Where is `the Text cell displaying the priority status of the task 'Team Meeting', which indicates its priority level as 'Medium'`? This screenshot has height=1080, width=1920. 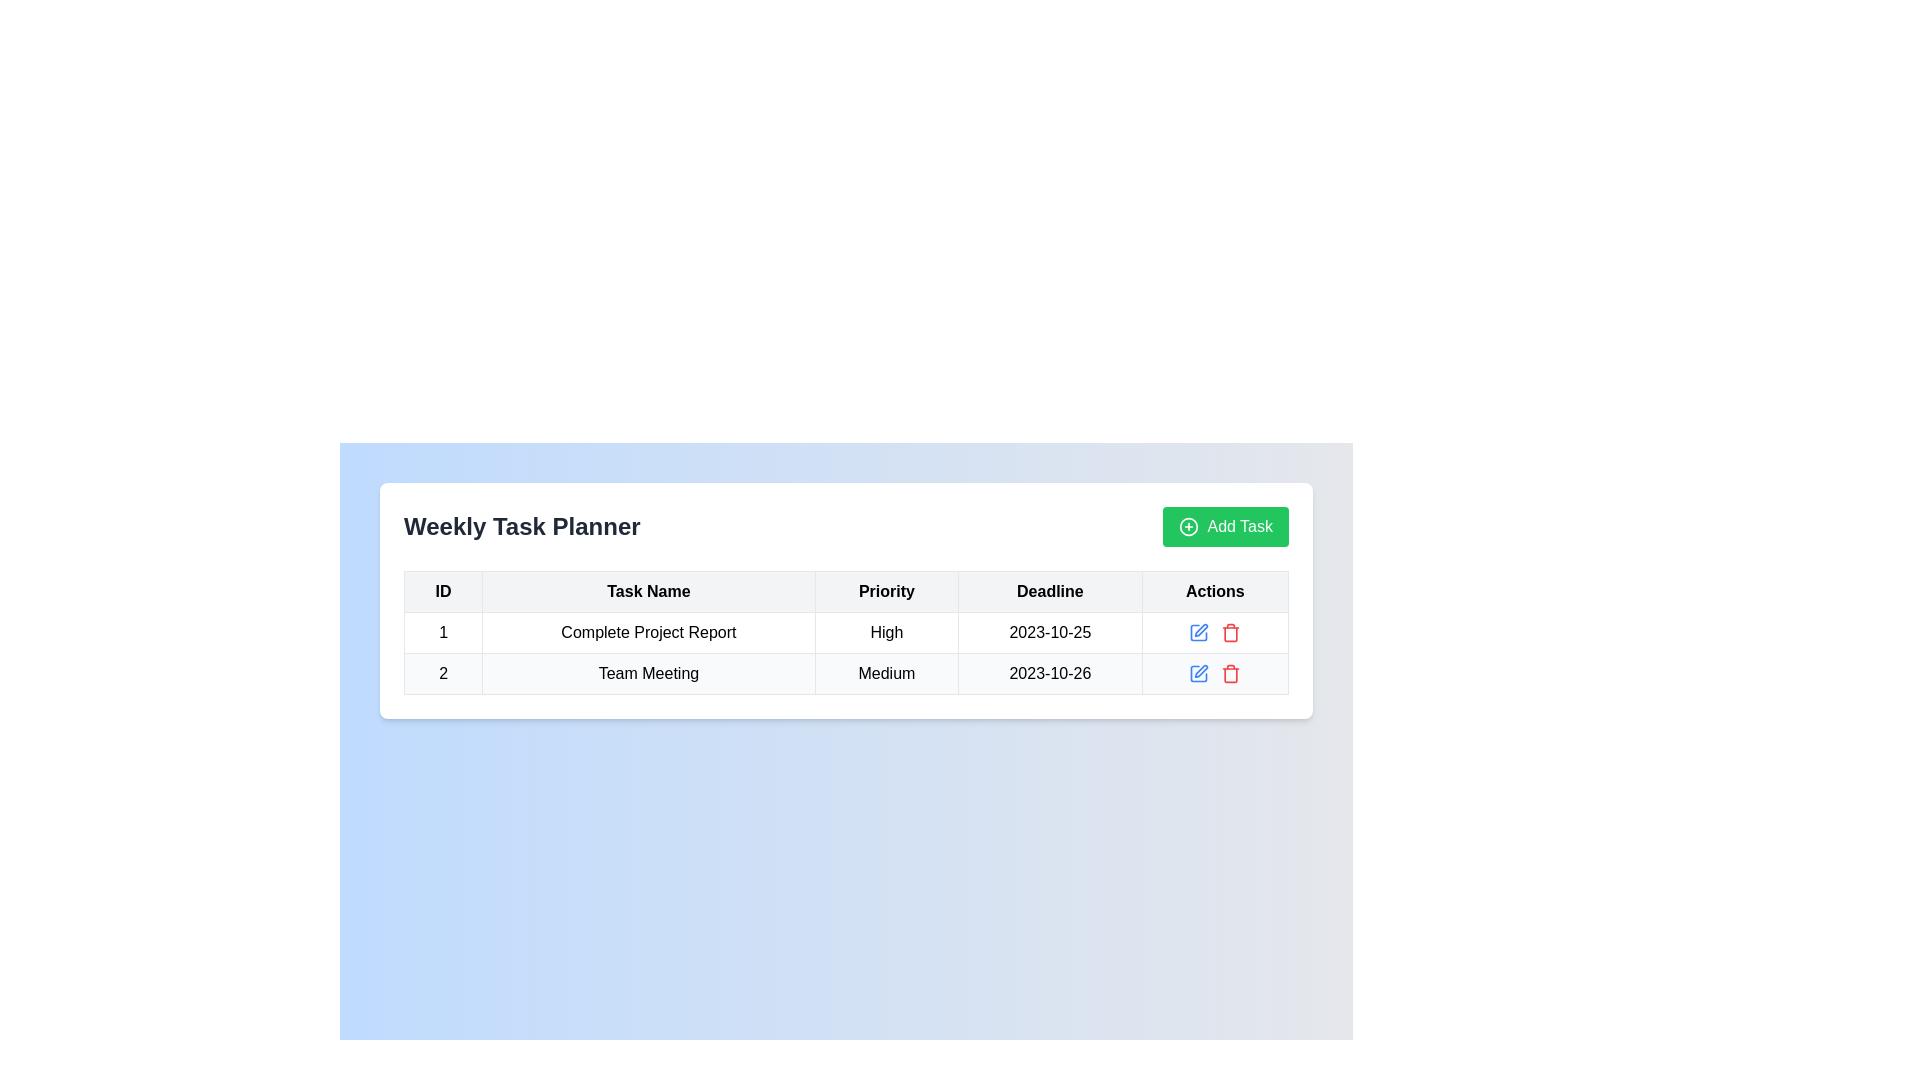 the Text cell displaying the priority status of the task 'Team Meeting', which indicates its priority level as 'Medium' is located at coordinates (885, 674).